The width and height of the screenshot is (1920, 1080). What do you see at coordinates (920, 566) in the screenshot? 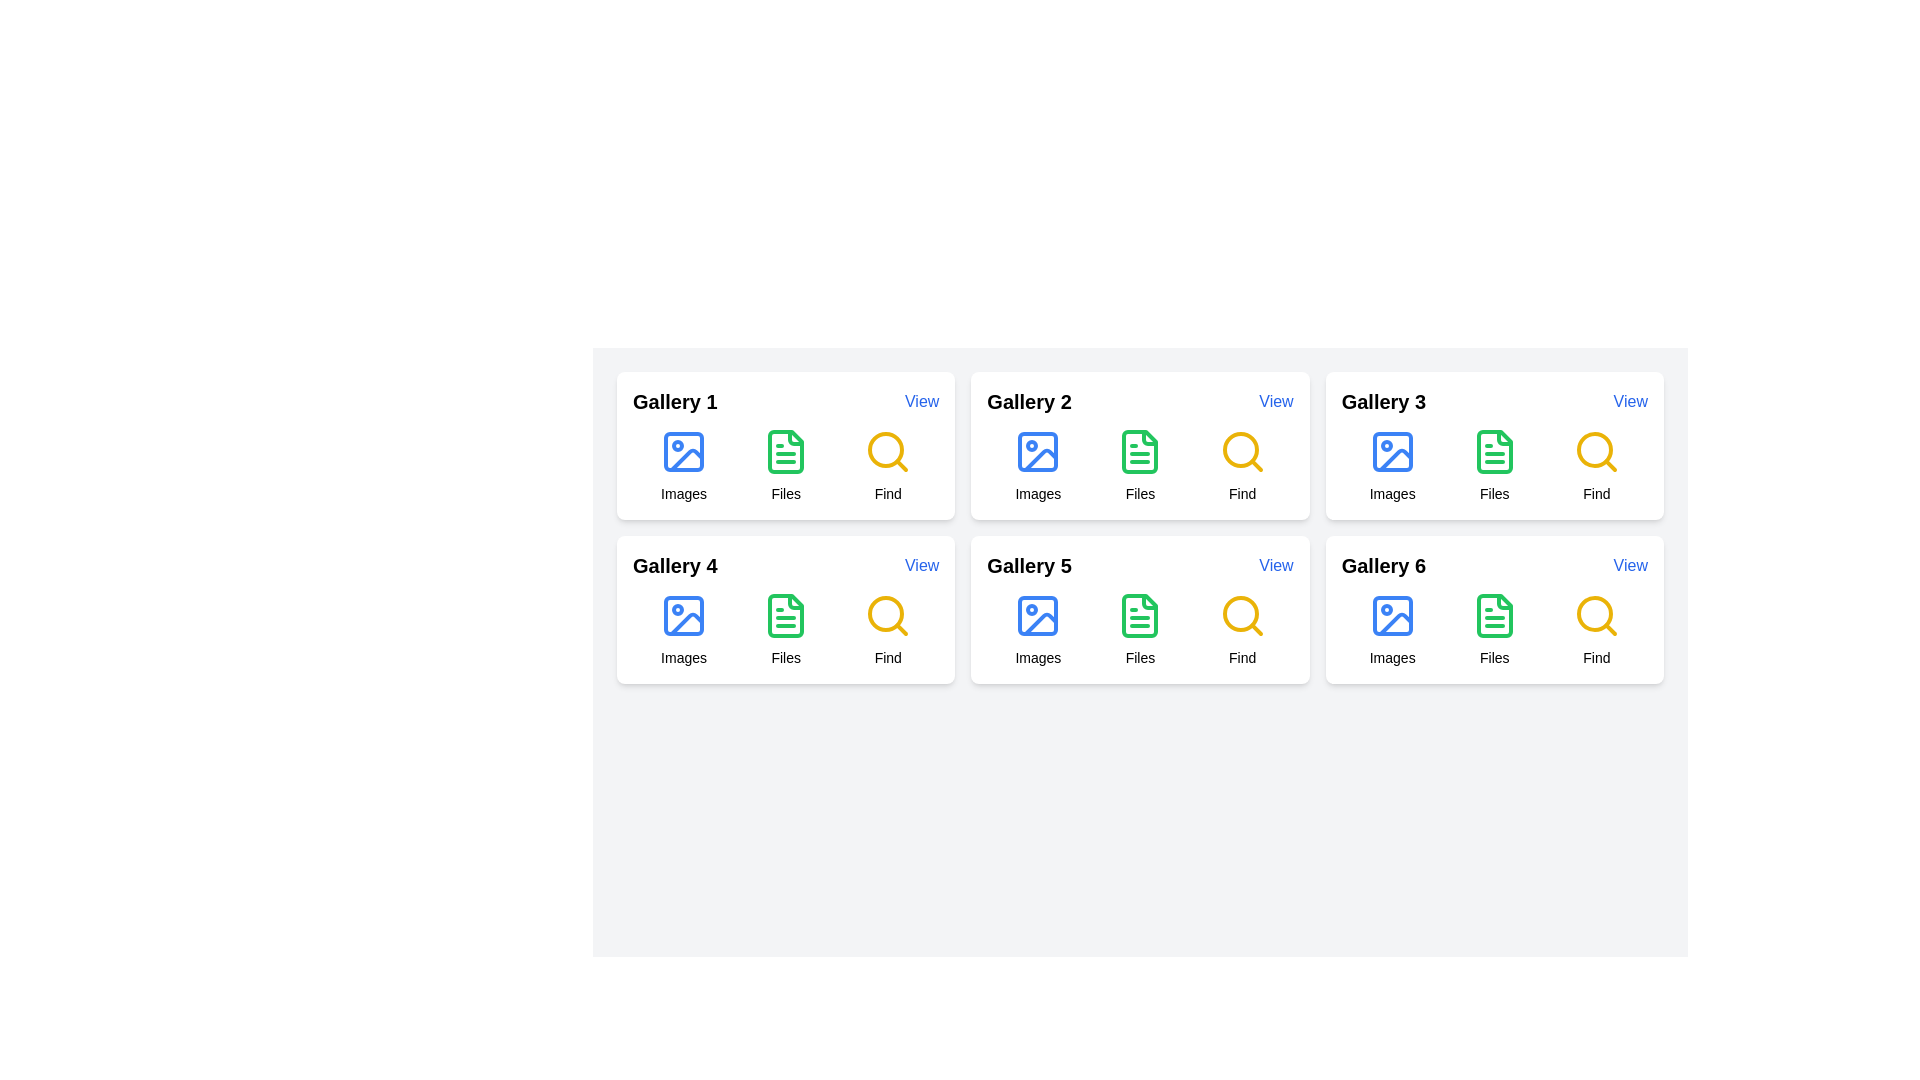
I see `the 'View' hyperlink located on the right side of the 'Gallery 4' text in the second row, first column of the grid layout` at bounding box center [920, 566].